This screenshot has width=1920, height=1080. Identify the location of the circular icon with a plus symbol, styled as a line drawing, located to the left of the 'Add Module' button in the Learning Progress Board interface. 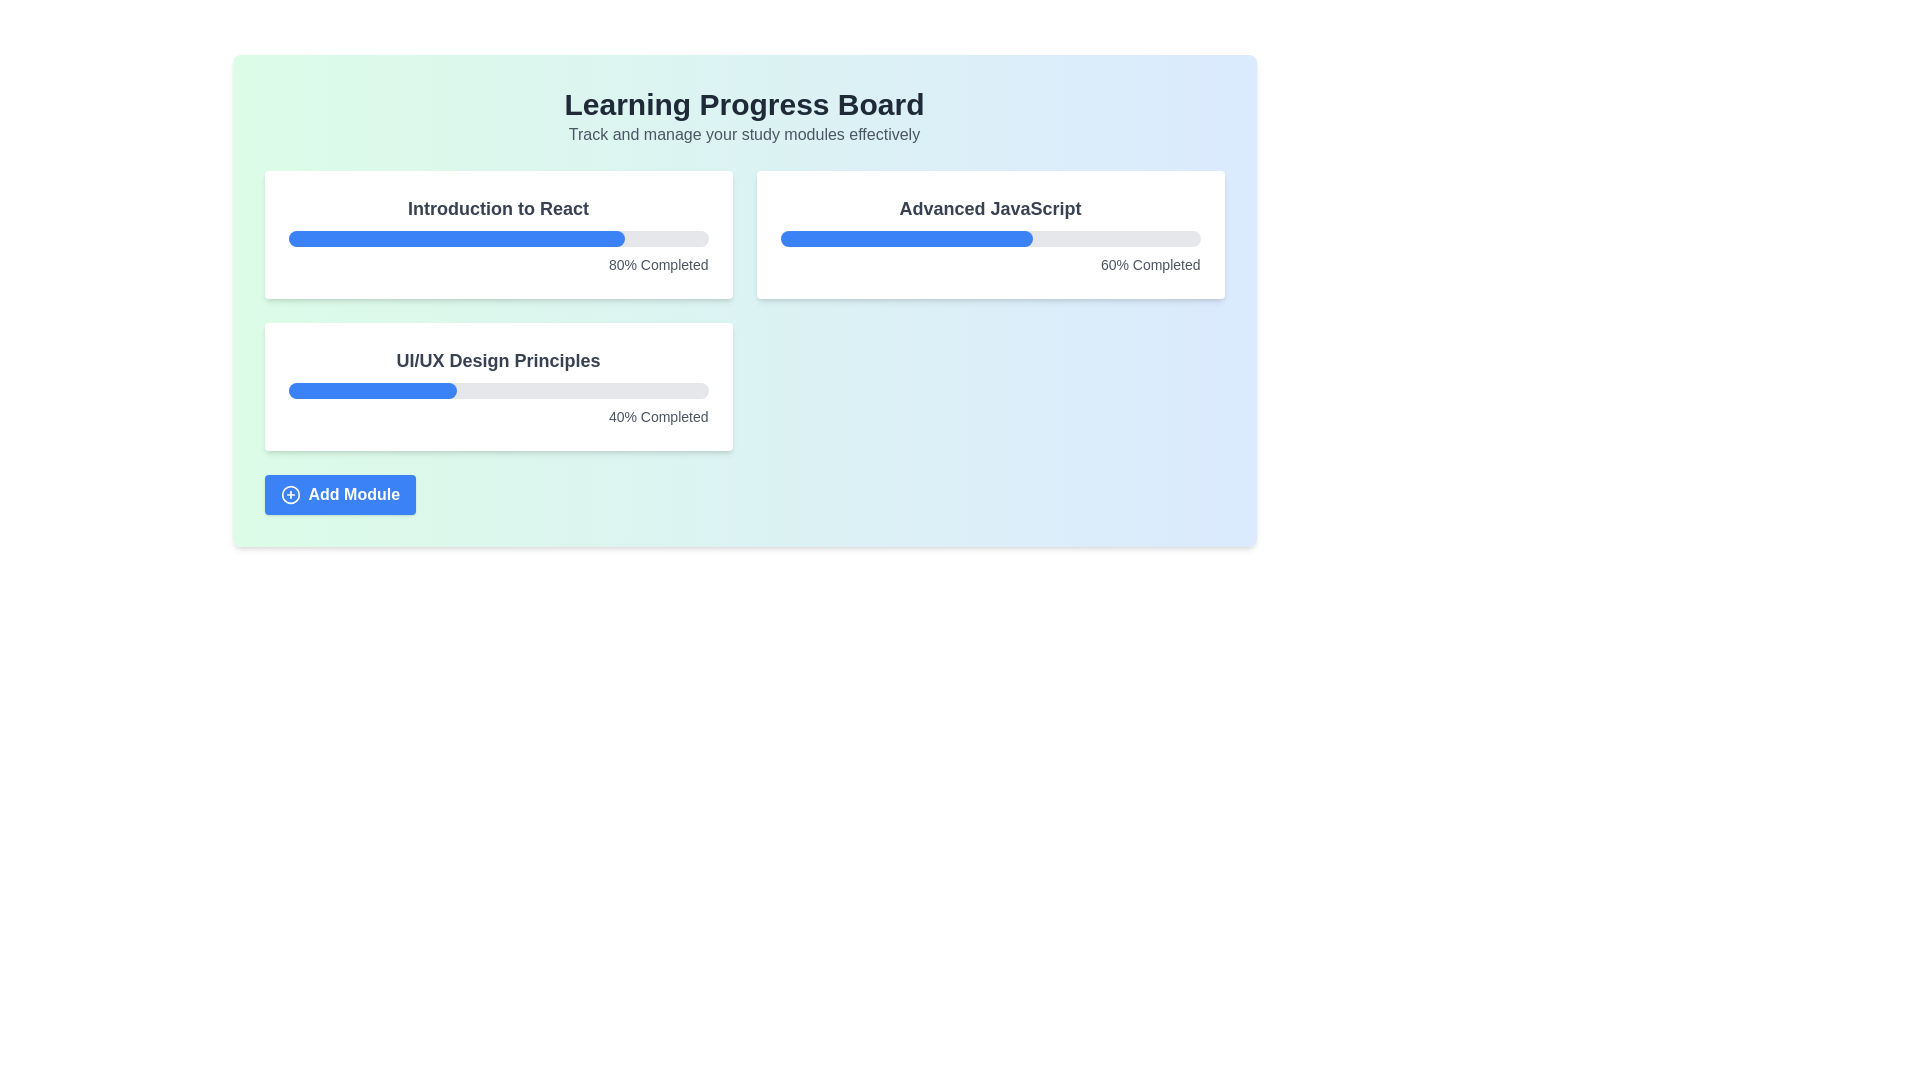
(289, 494).